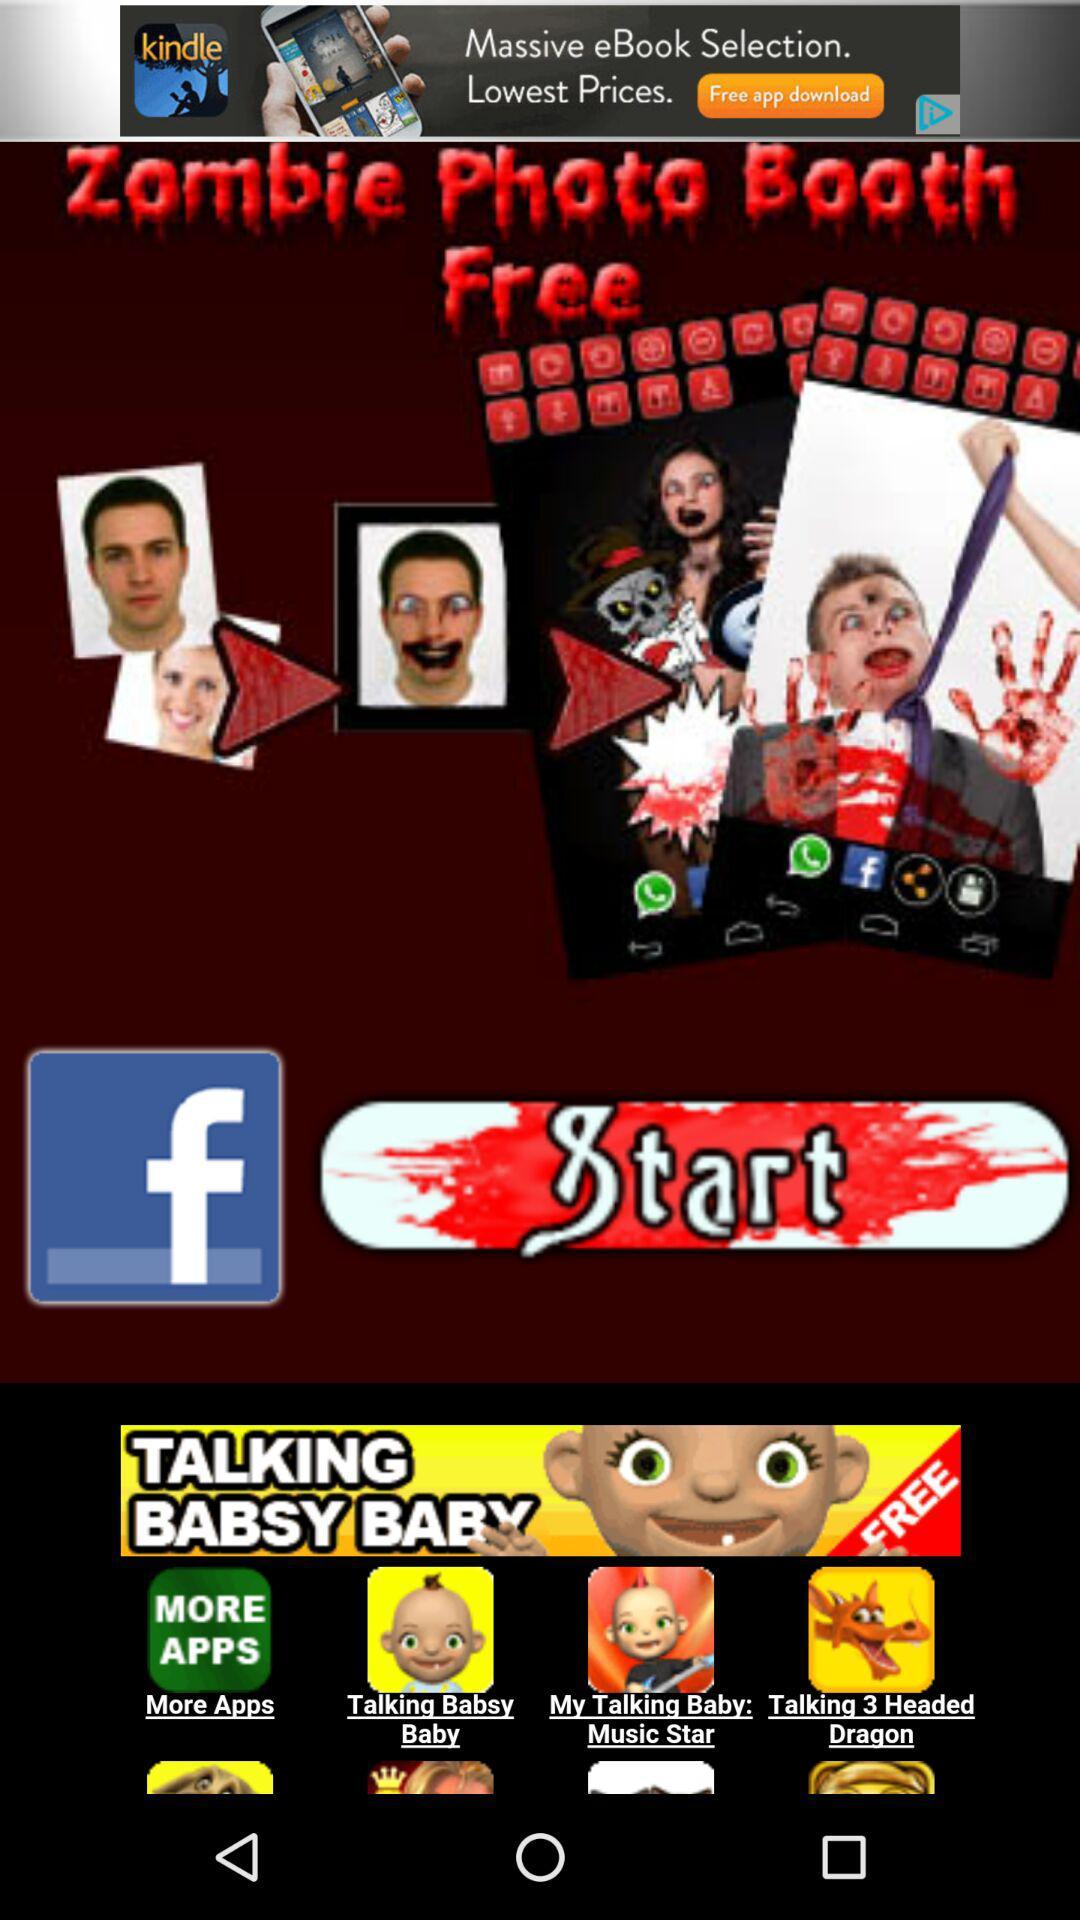 Image resolution: width=1080 pixels, height=1920 pixels. What do you see at coordinates (540, 761) in the screenshot?
I see `start app` at bounding box center [540, 761].